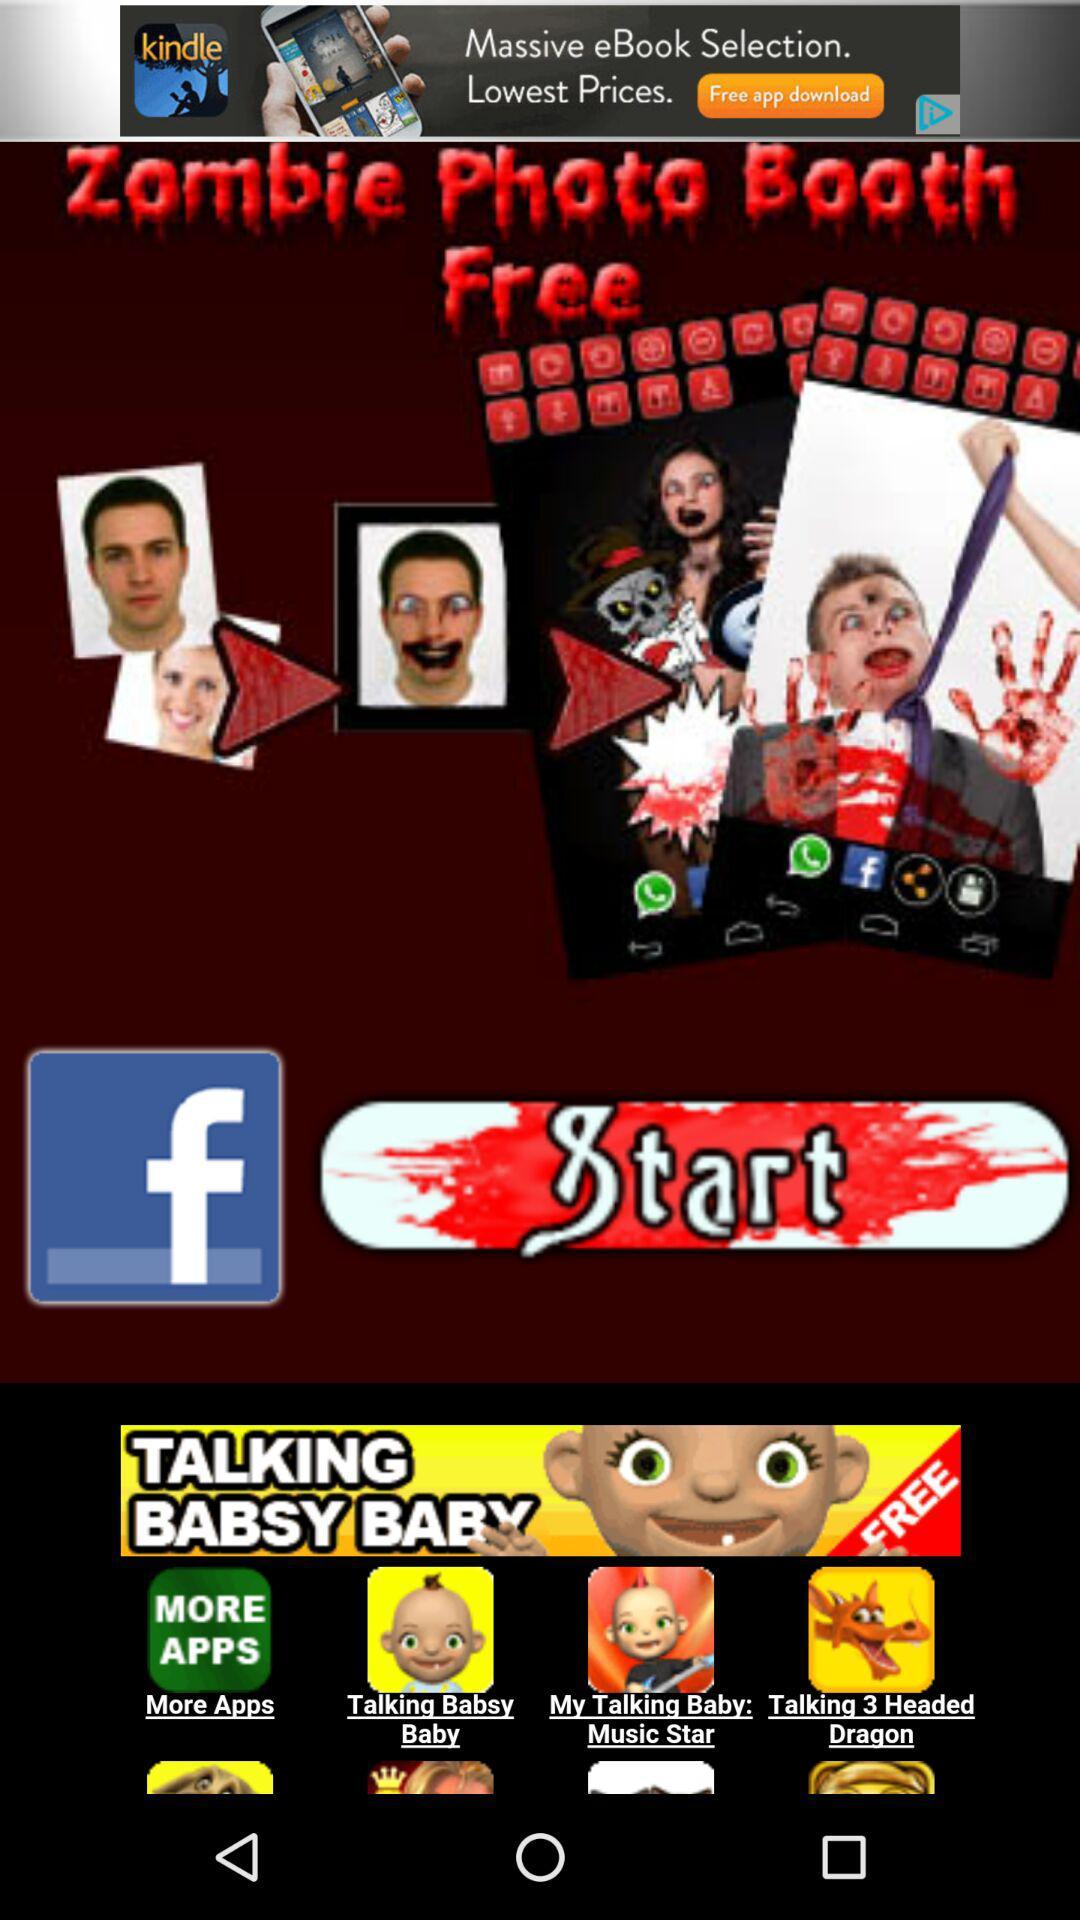 Image resolution: width=1080 pixels, height=1920 pixels. What do you see at coordinates (540, 761) in the screenshot?
I see `start app` at bounding box center [540, 761].